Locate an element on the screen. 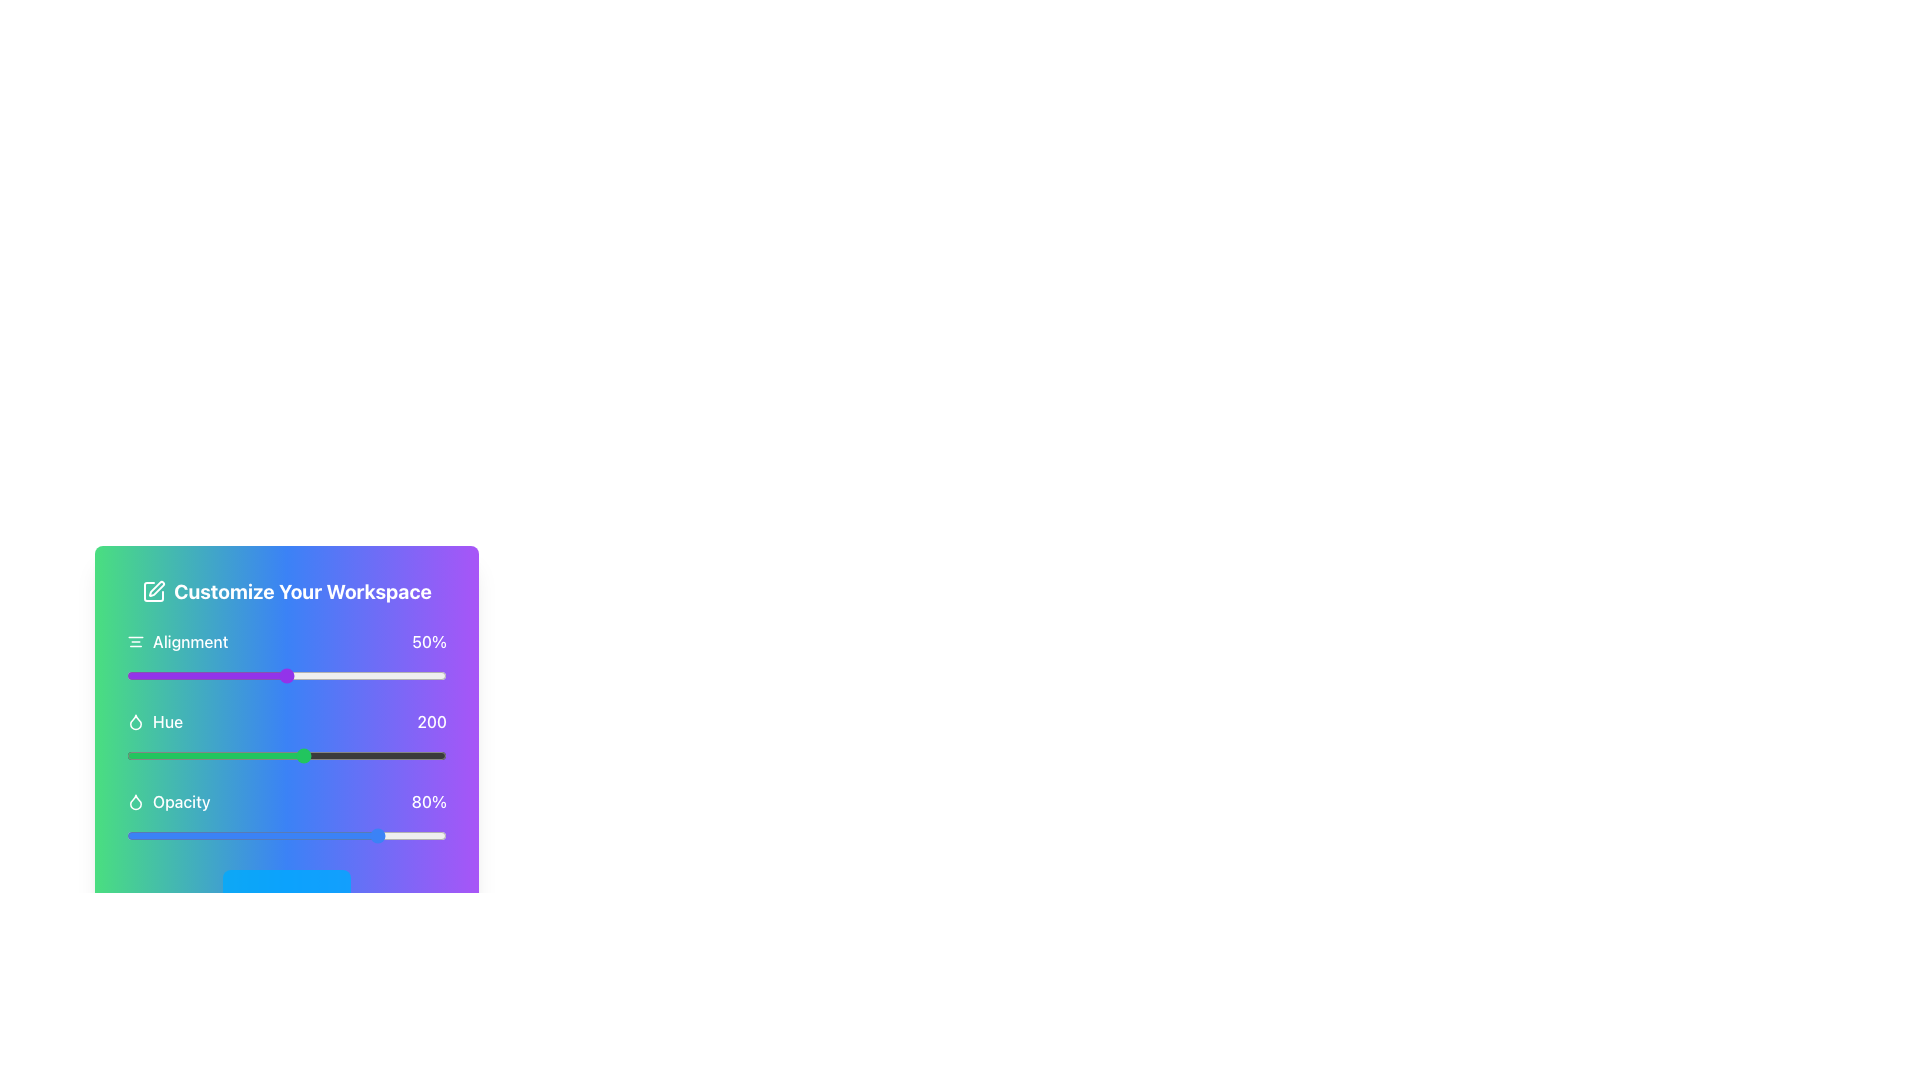  the alignment percentage is located at coordinates (354, 675).